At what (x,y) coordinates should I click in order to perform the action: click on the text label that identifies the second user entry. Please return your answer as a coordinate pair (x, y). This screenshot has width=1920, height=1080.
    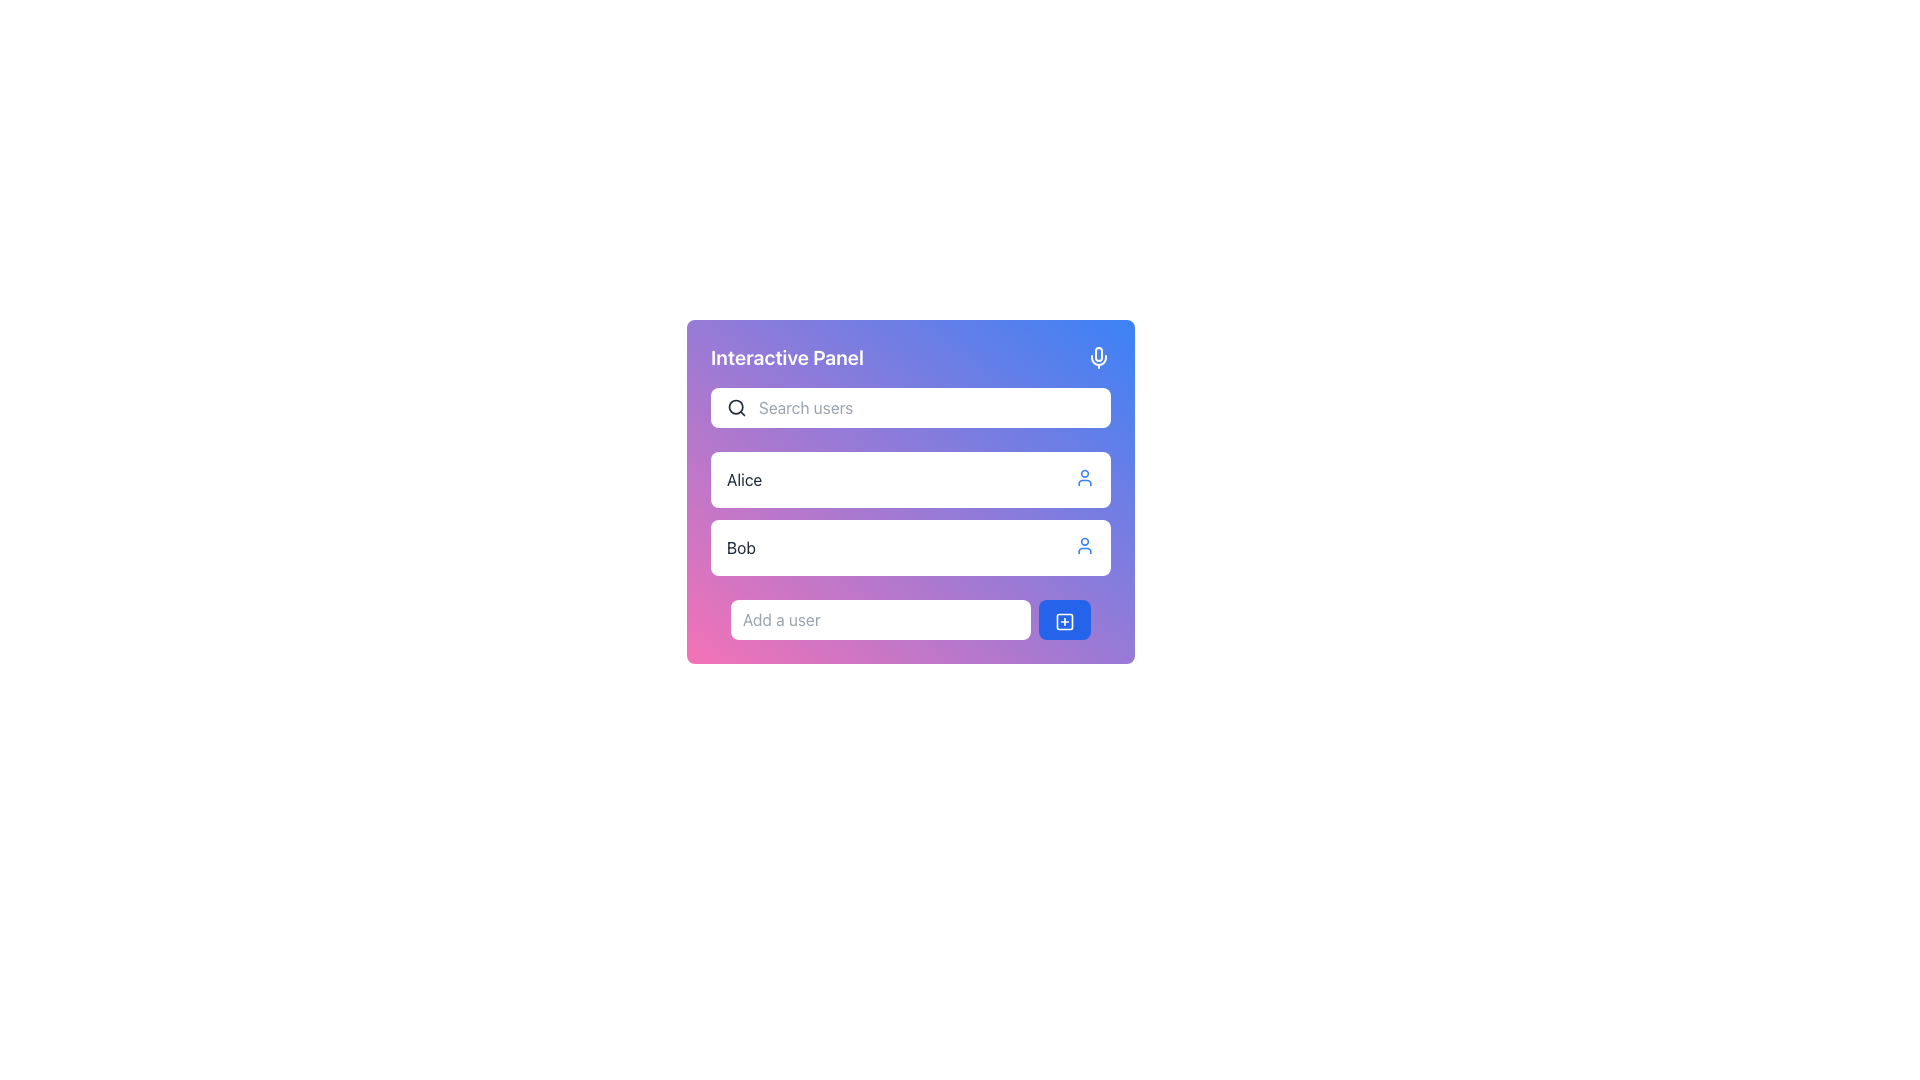
    Looking at the image, I should click on (740, 547).